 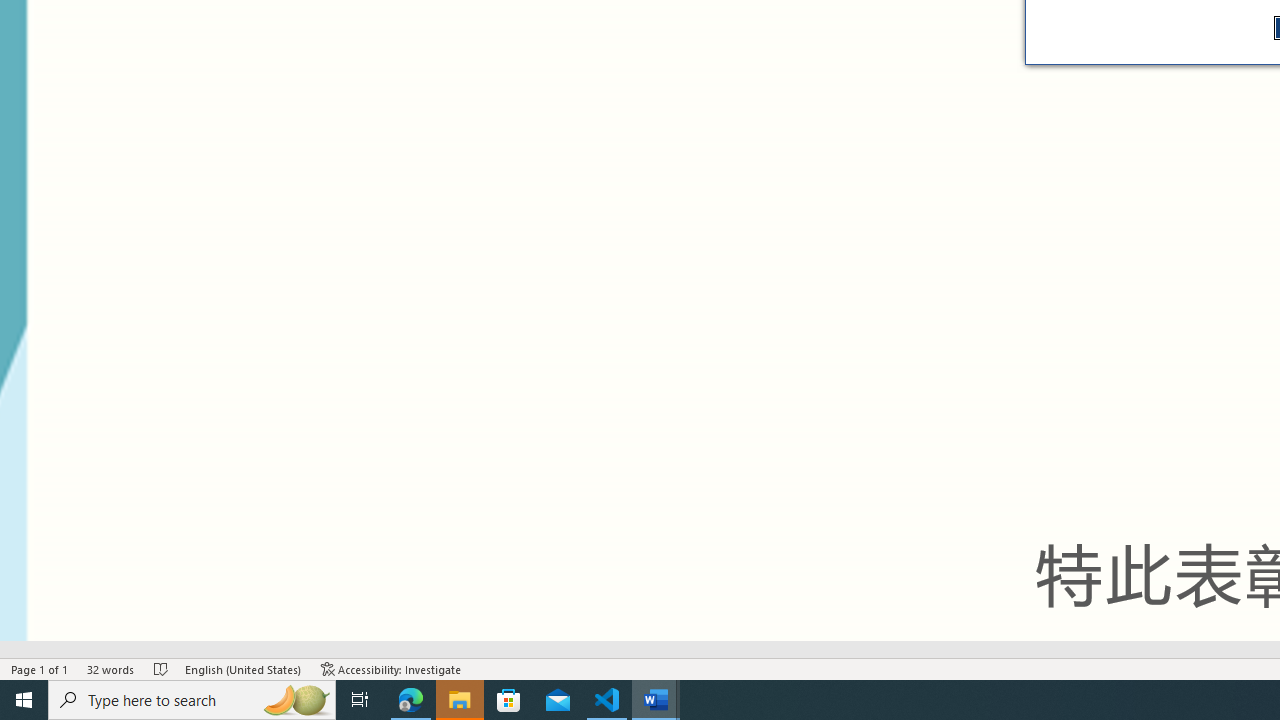 I want to click on 'Microsoft Store', so click(x=509, y=698).